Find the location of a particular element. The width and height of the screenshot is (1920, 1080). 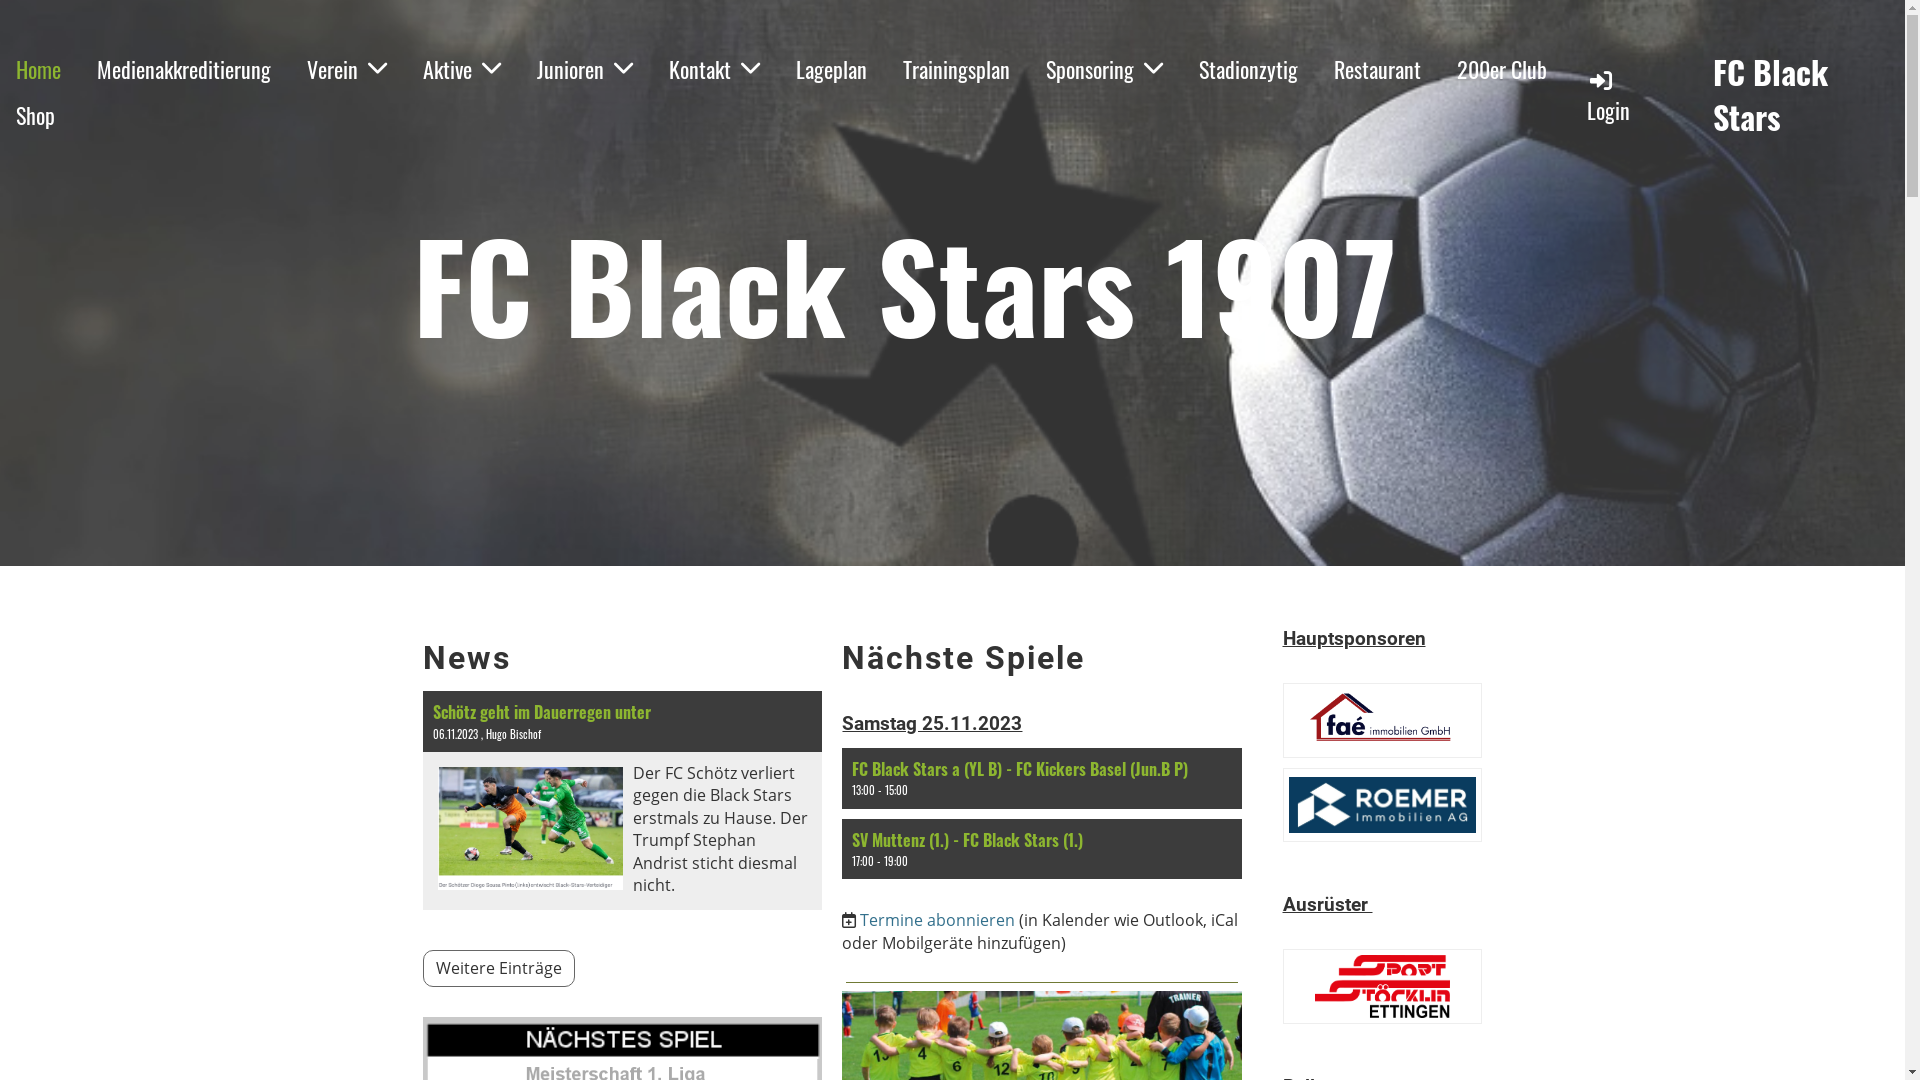

'Termine abonnieren' is located at coordinates (936, 920).